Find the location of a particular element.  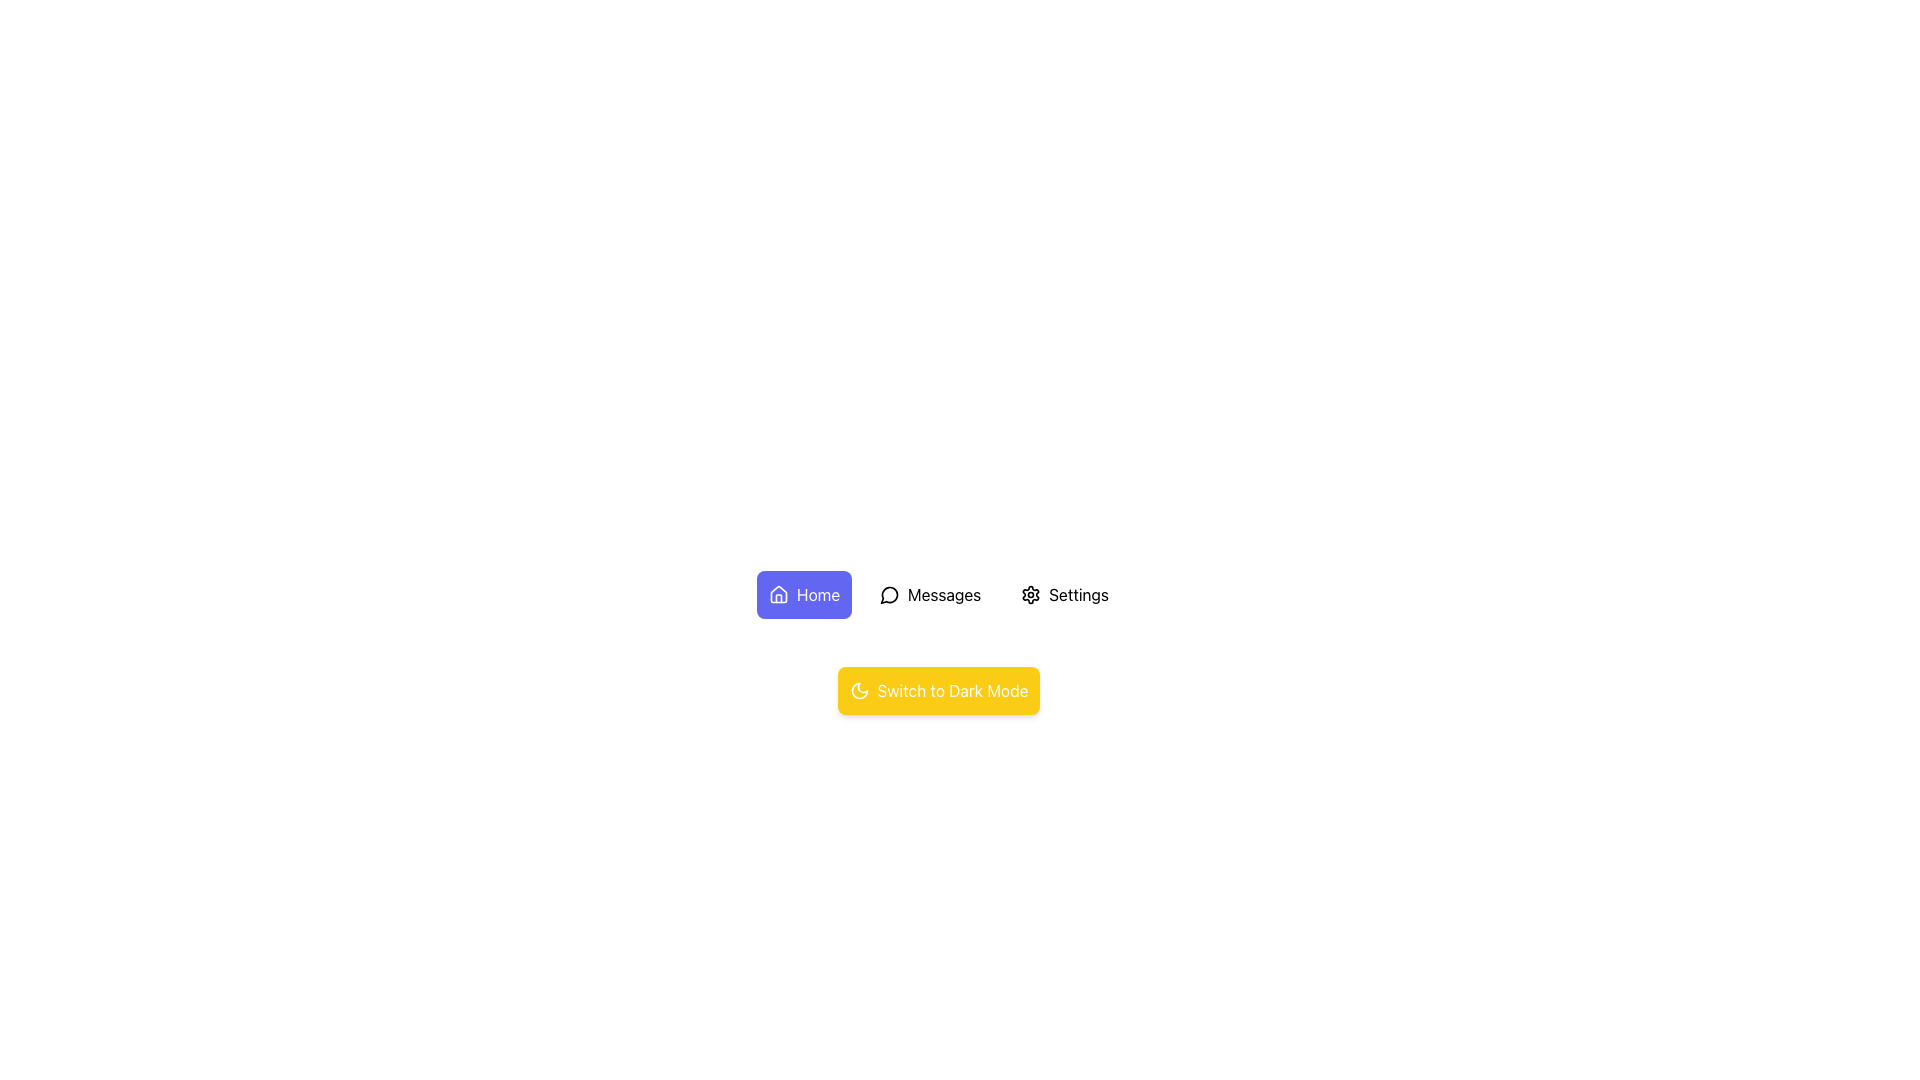

the 'Switch to Dark Mode' button, which has a bright yellow background, white text, and a moon icon, to observe the visual feedback is located at coordinates (938, 689).